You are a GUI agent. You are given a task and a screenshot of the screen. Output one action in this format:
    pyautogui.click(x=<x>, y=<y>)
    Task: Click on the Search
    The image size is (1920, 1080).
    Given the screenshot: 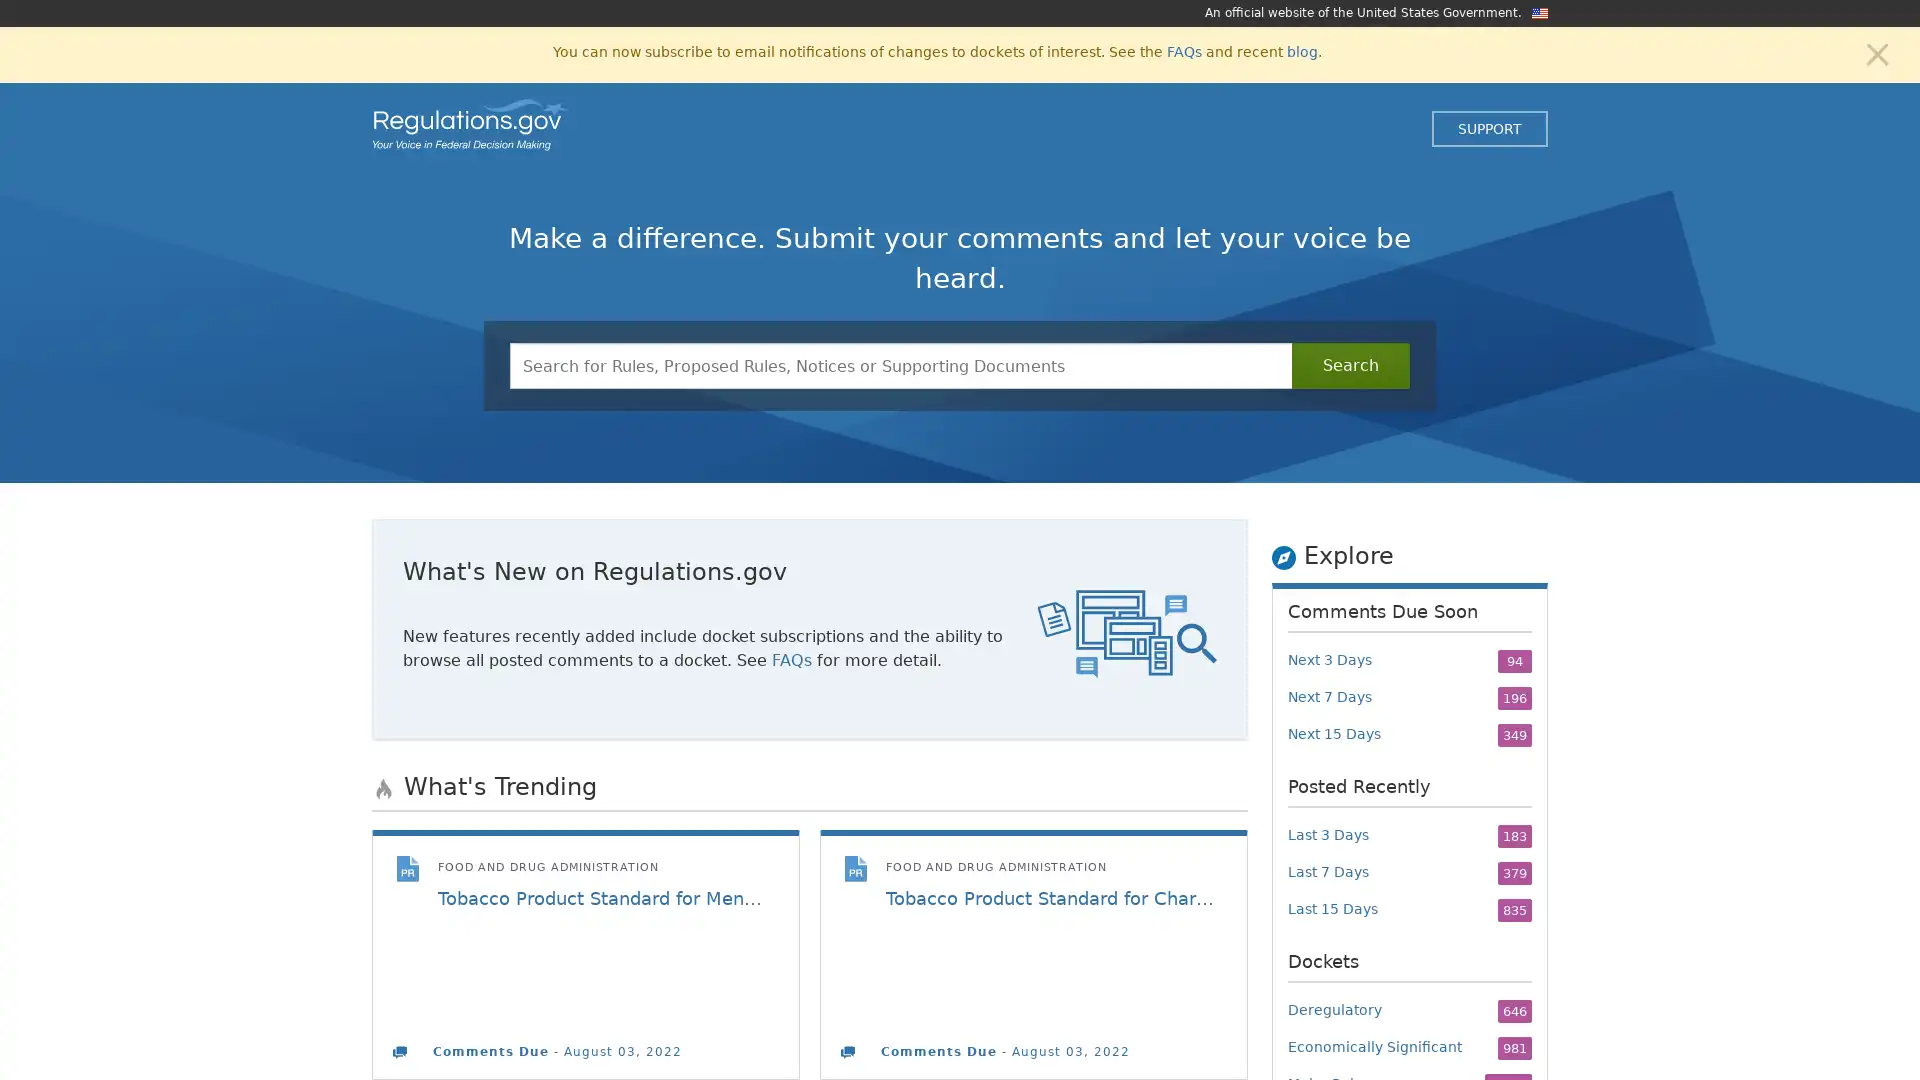 What is the action you would take?
    pyautogui.click(x=1350, y=366)
    